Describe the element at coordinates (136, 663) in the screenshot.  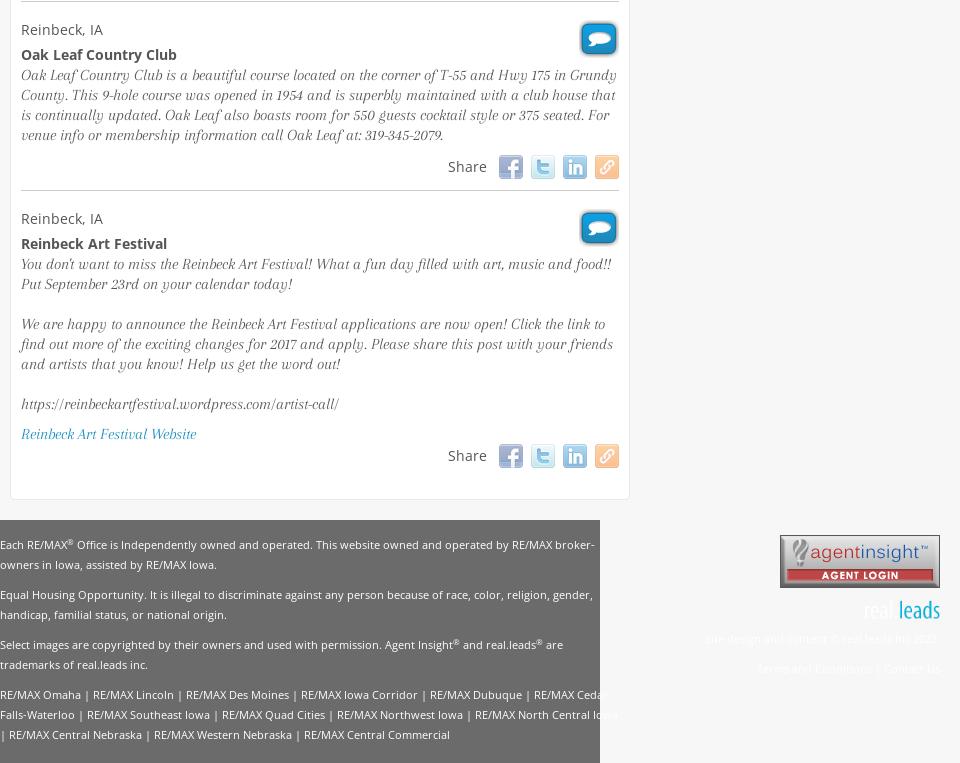
I see `'inc'` at that location.